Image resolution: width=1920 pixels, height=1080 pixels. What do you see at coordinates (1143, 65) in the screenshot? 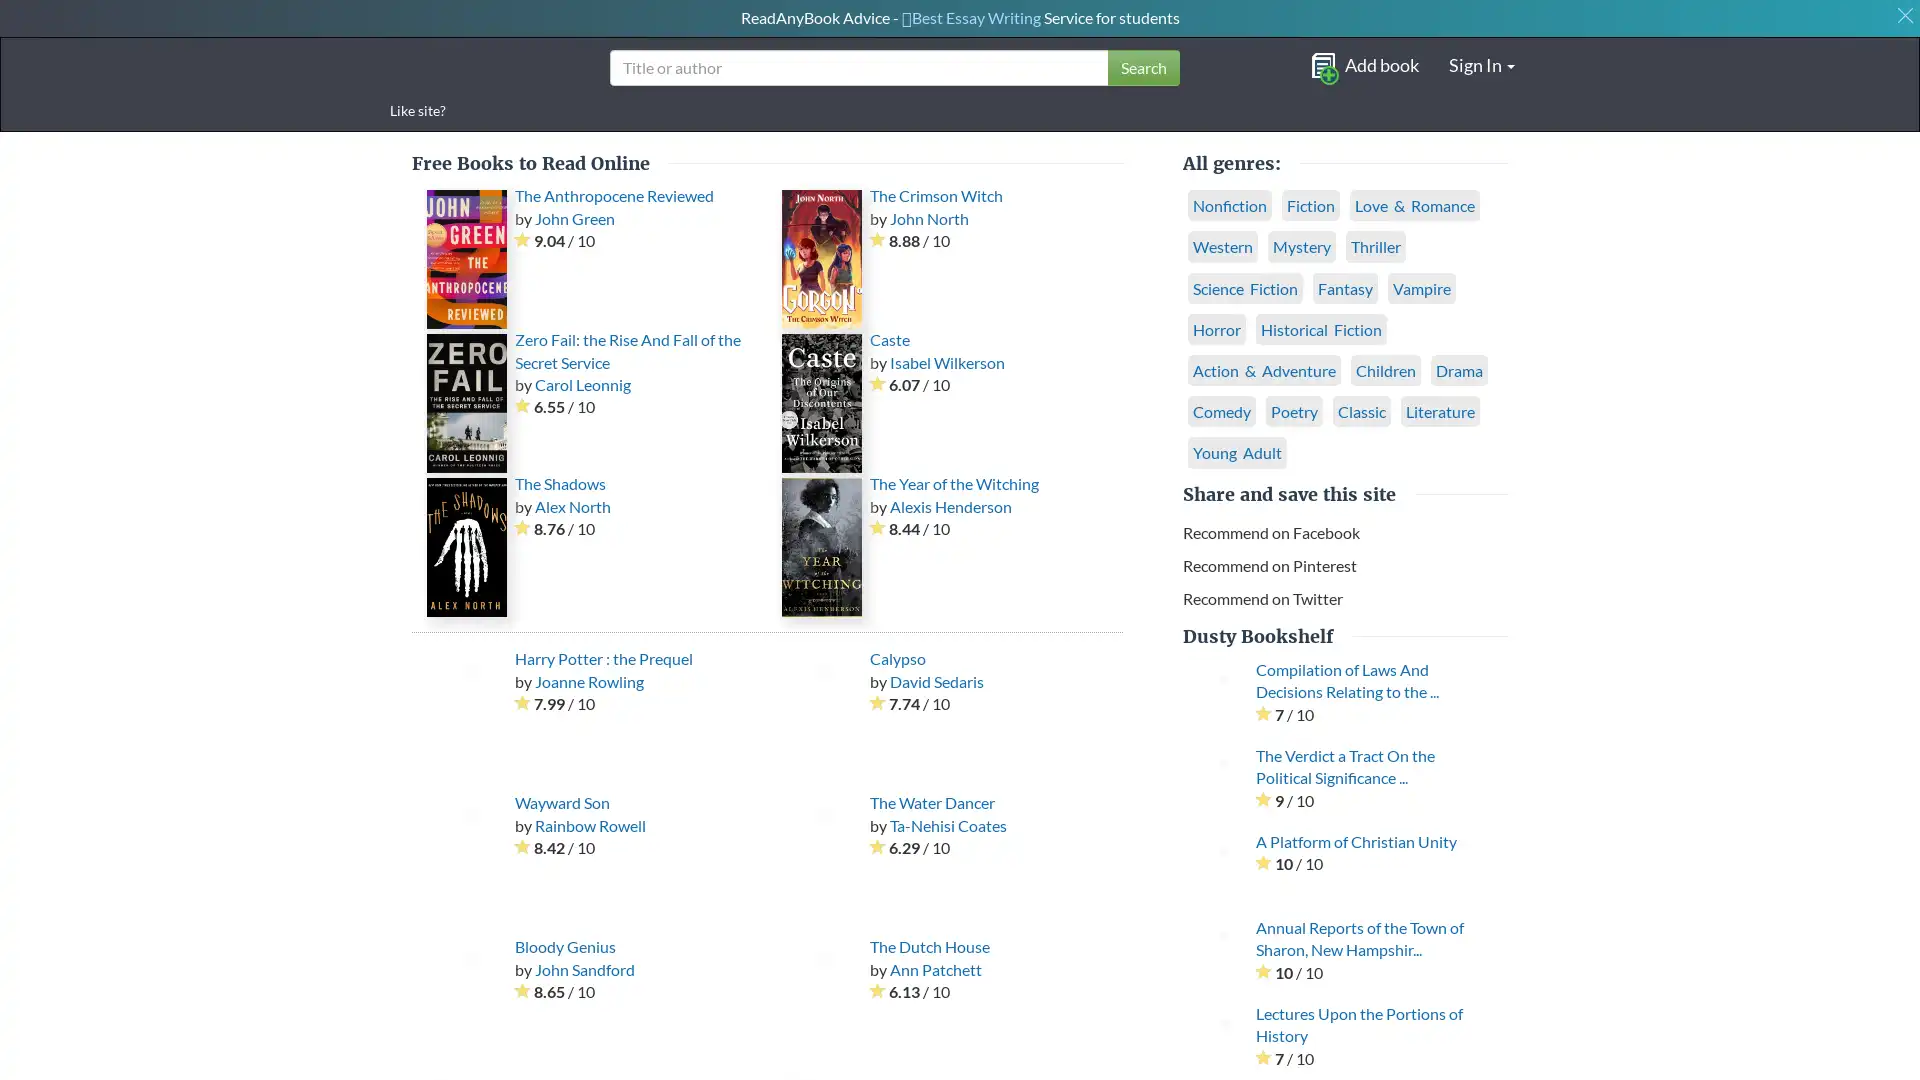
I see `Search` at bounding box center [1143, 65].